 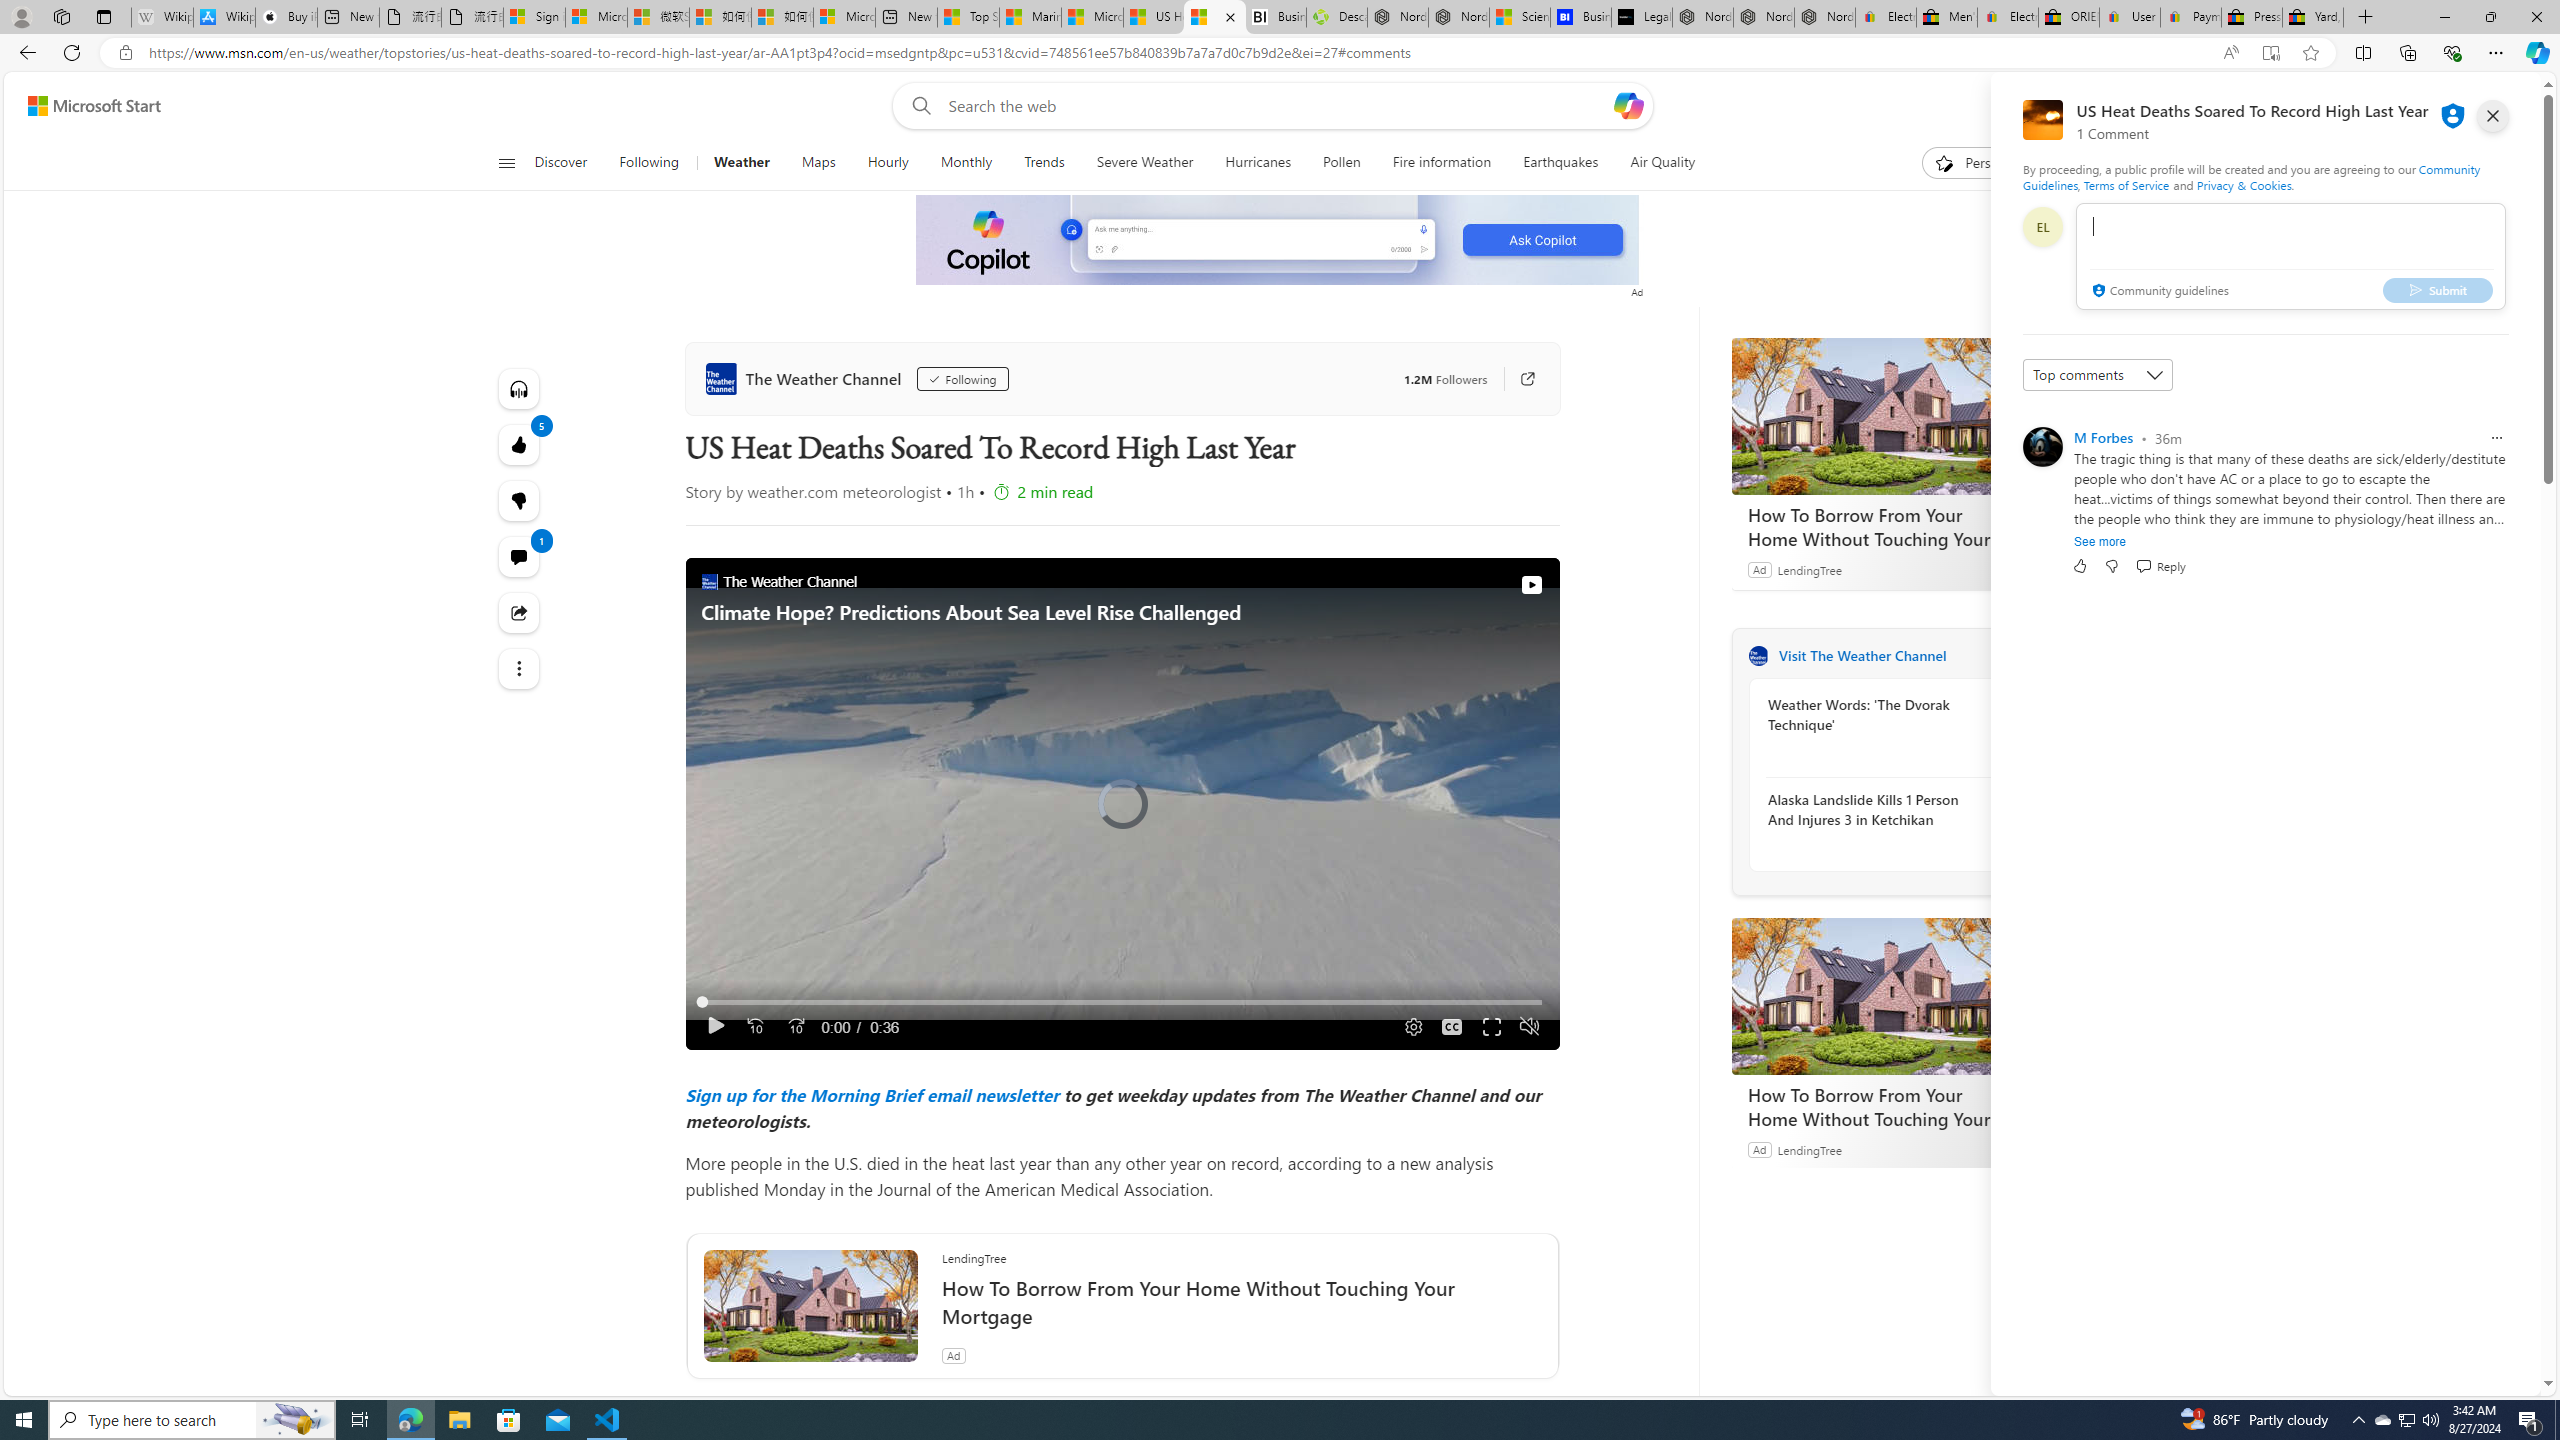 I want to click on 'Terms of Service', so click(x=2127, y=184).